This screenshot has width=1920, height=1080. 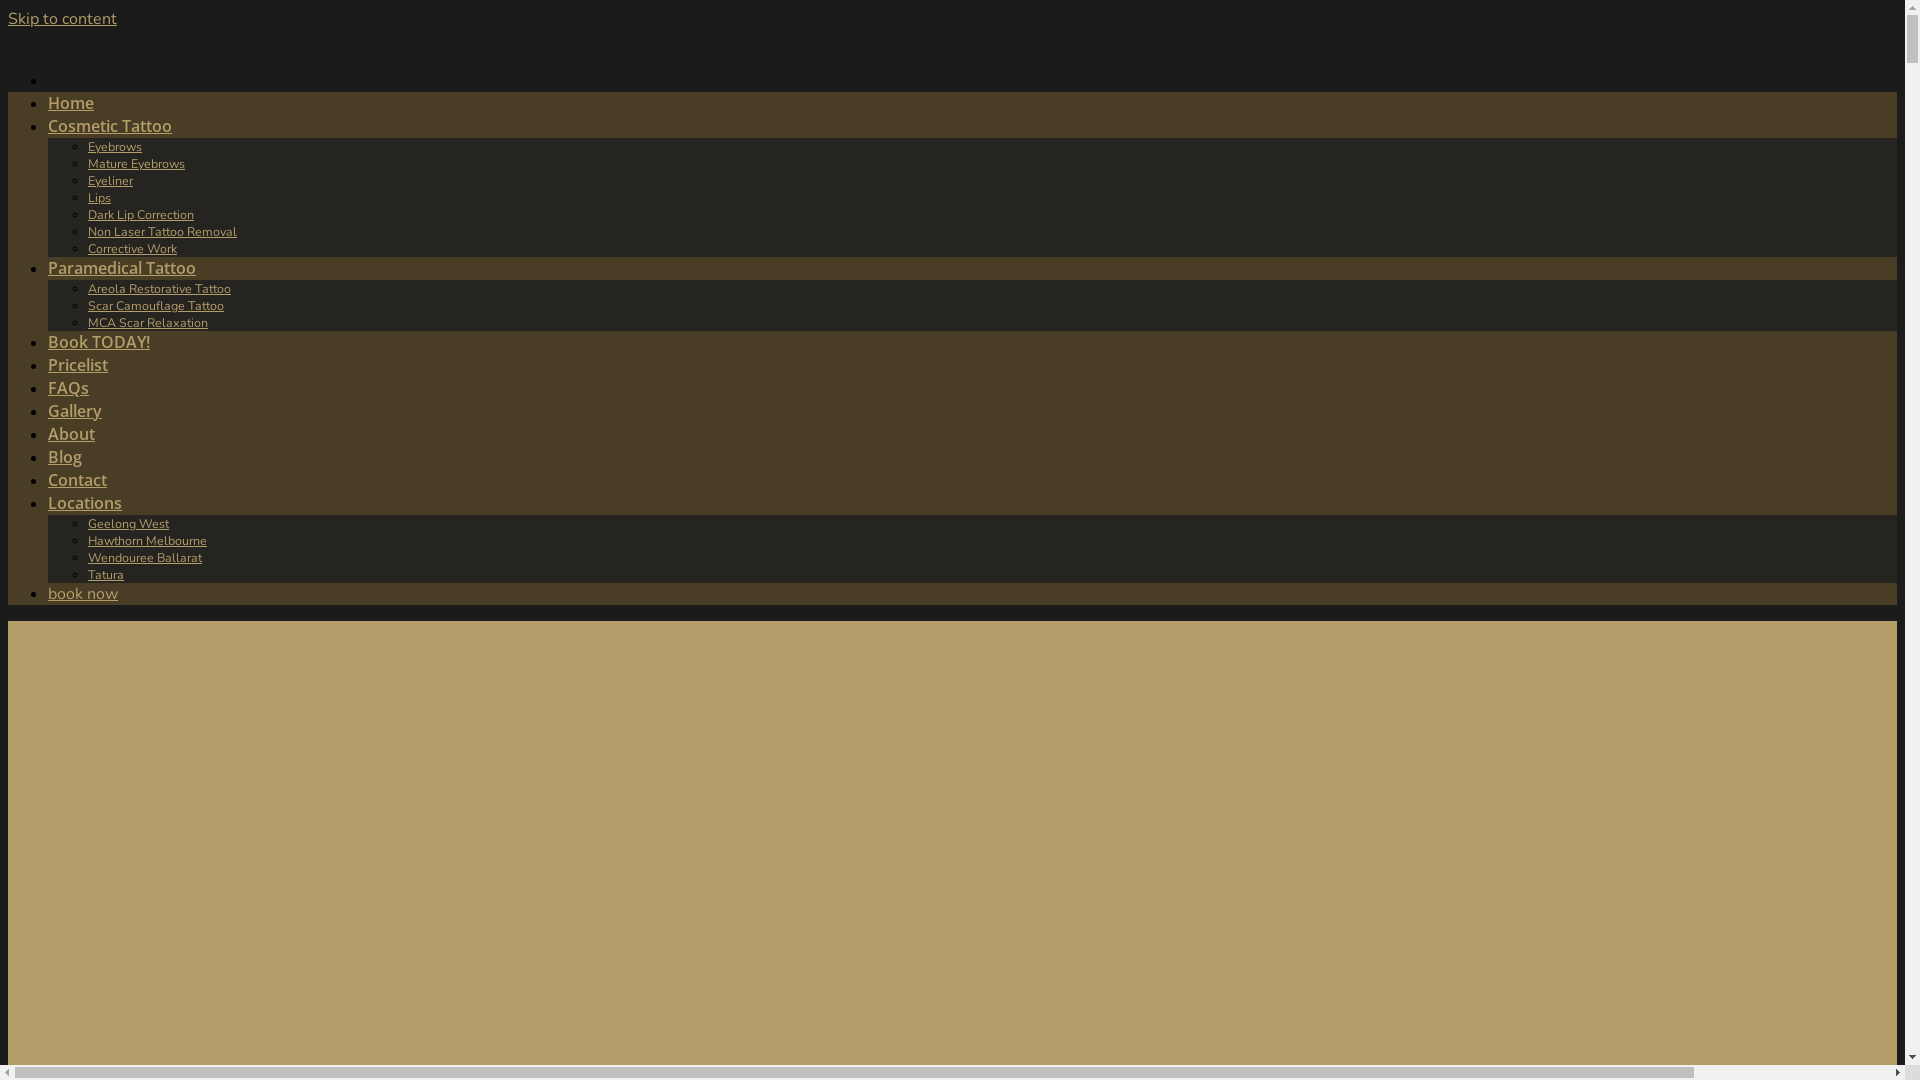 What do you see at coordinates (127, 522) in the screenshot?
I see `'Geelong West'` at bounding box center [127, 522].